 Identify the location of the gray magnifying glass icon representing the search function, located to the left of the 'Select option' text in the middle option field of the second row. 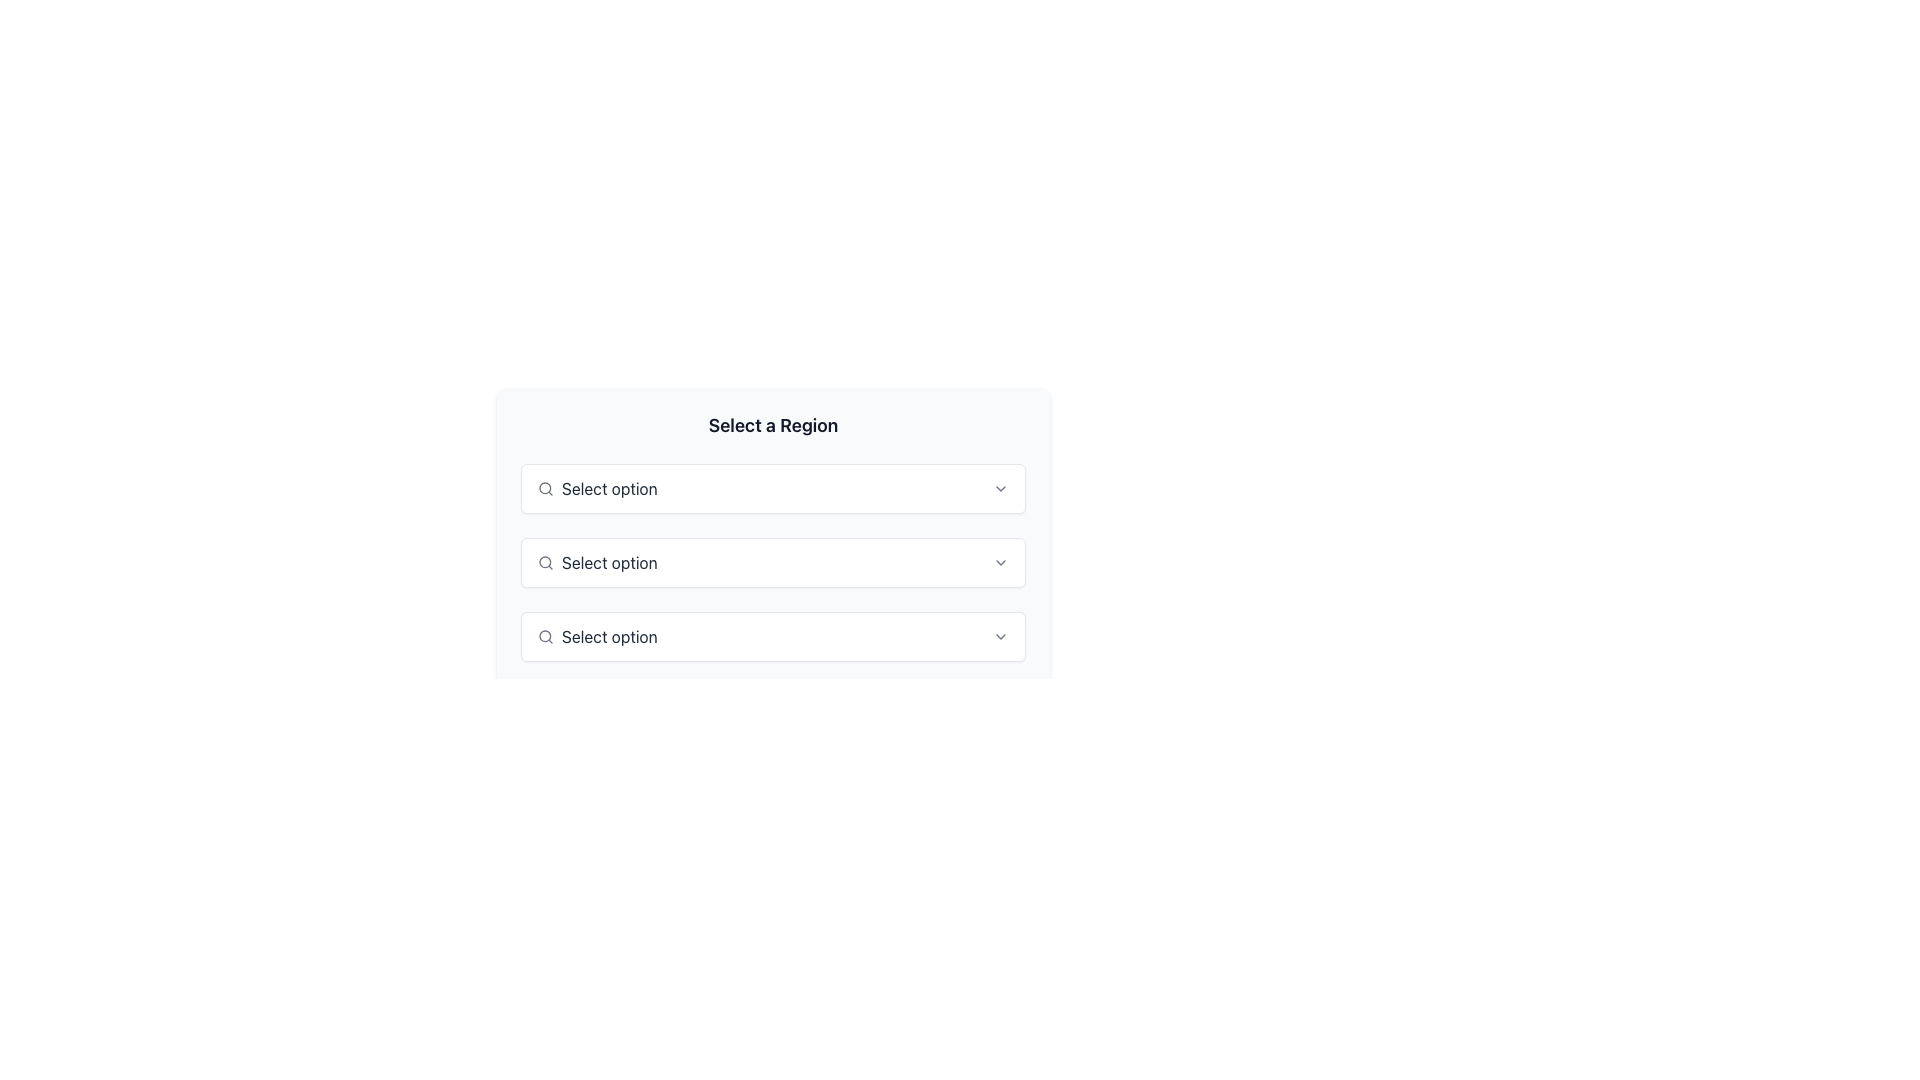
(546, 563).